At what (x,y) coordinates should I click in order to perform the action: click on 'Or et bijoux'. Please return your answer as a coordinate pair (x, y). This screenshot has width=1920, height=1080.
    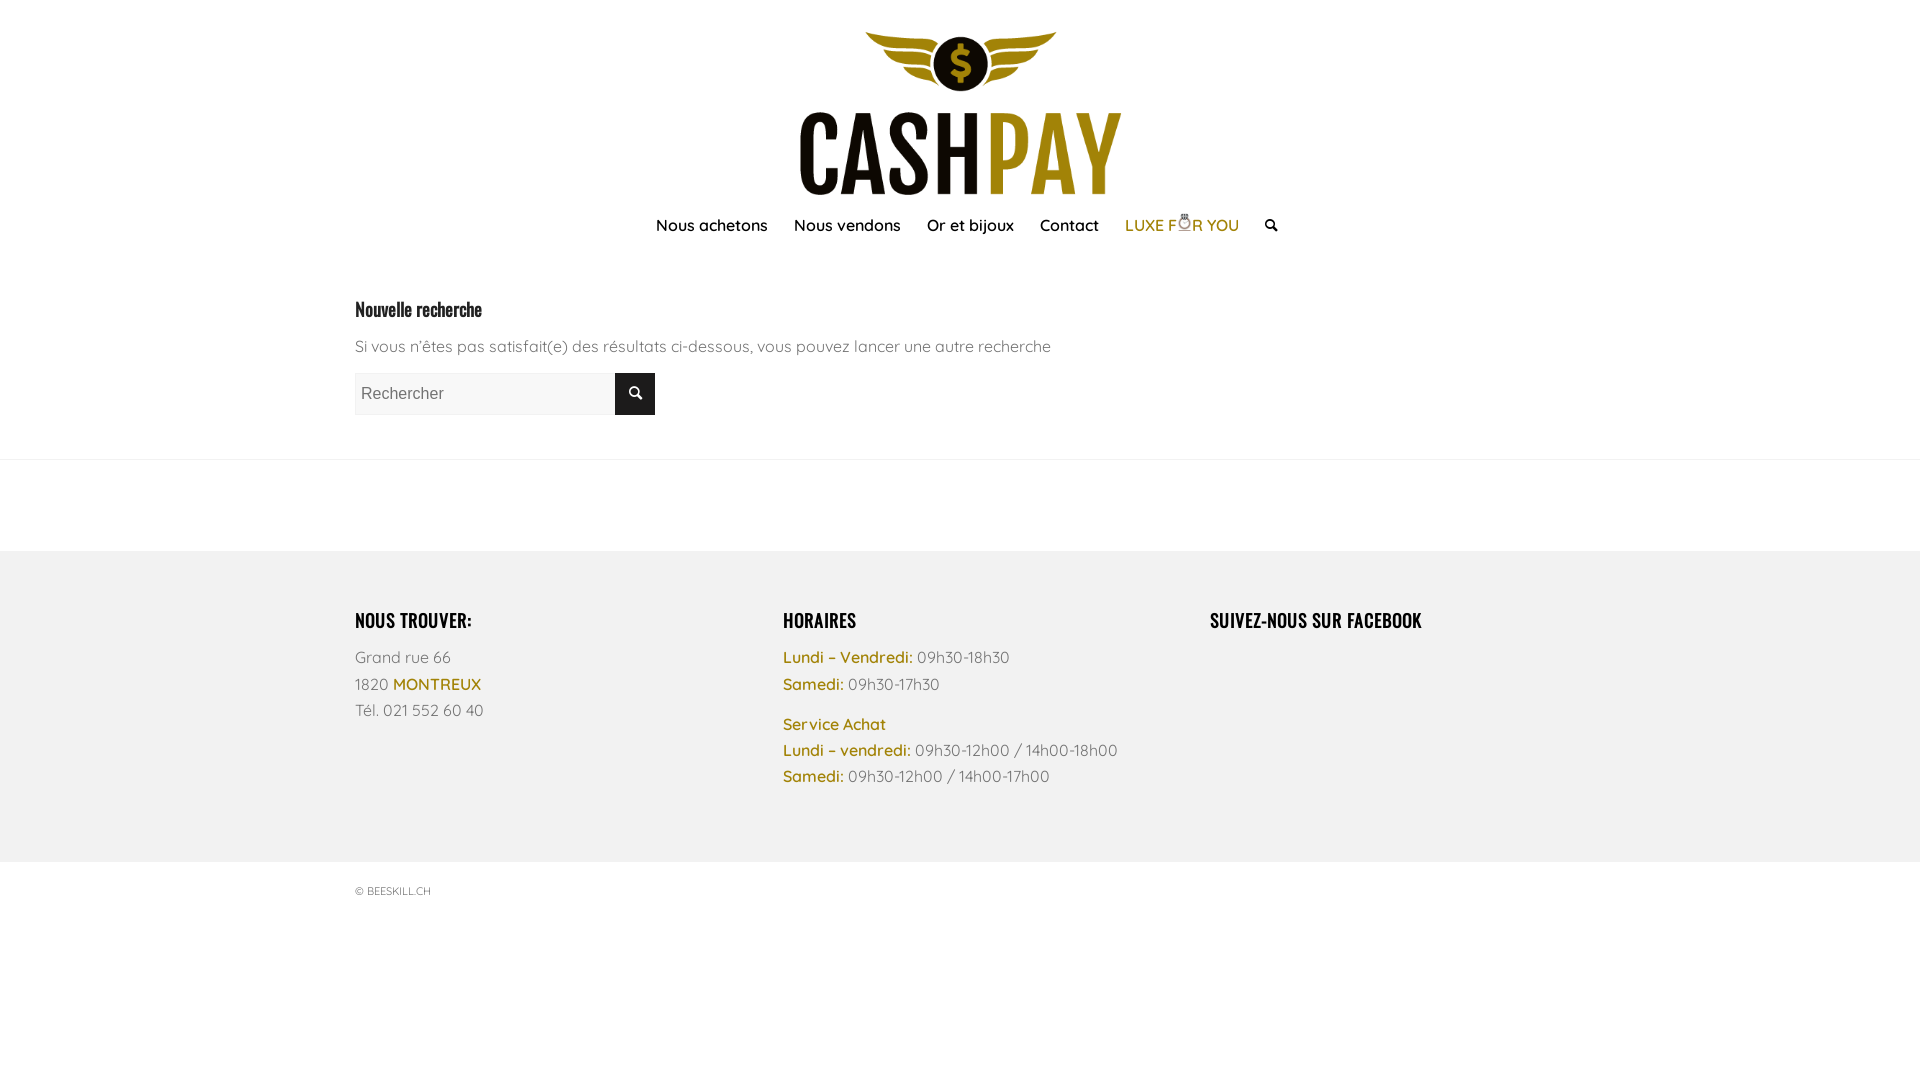
    Looking at the image, I should click on (970, 224).